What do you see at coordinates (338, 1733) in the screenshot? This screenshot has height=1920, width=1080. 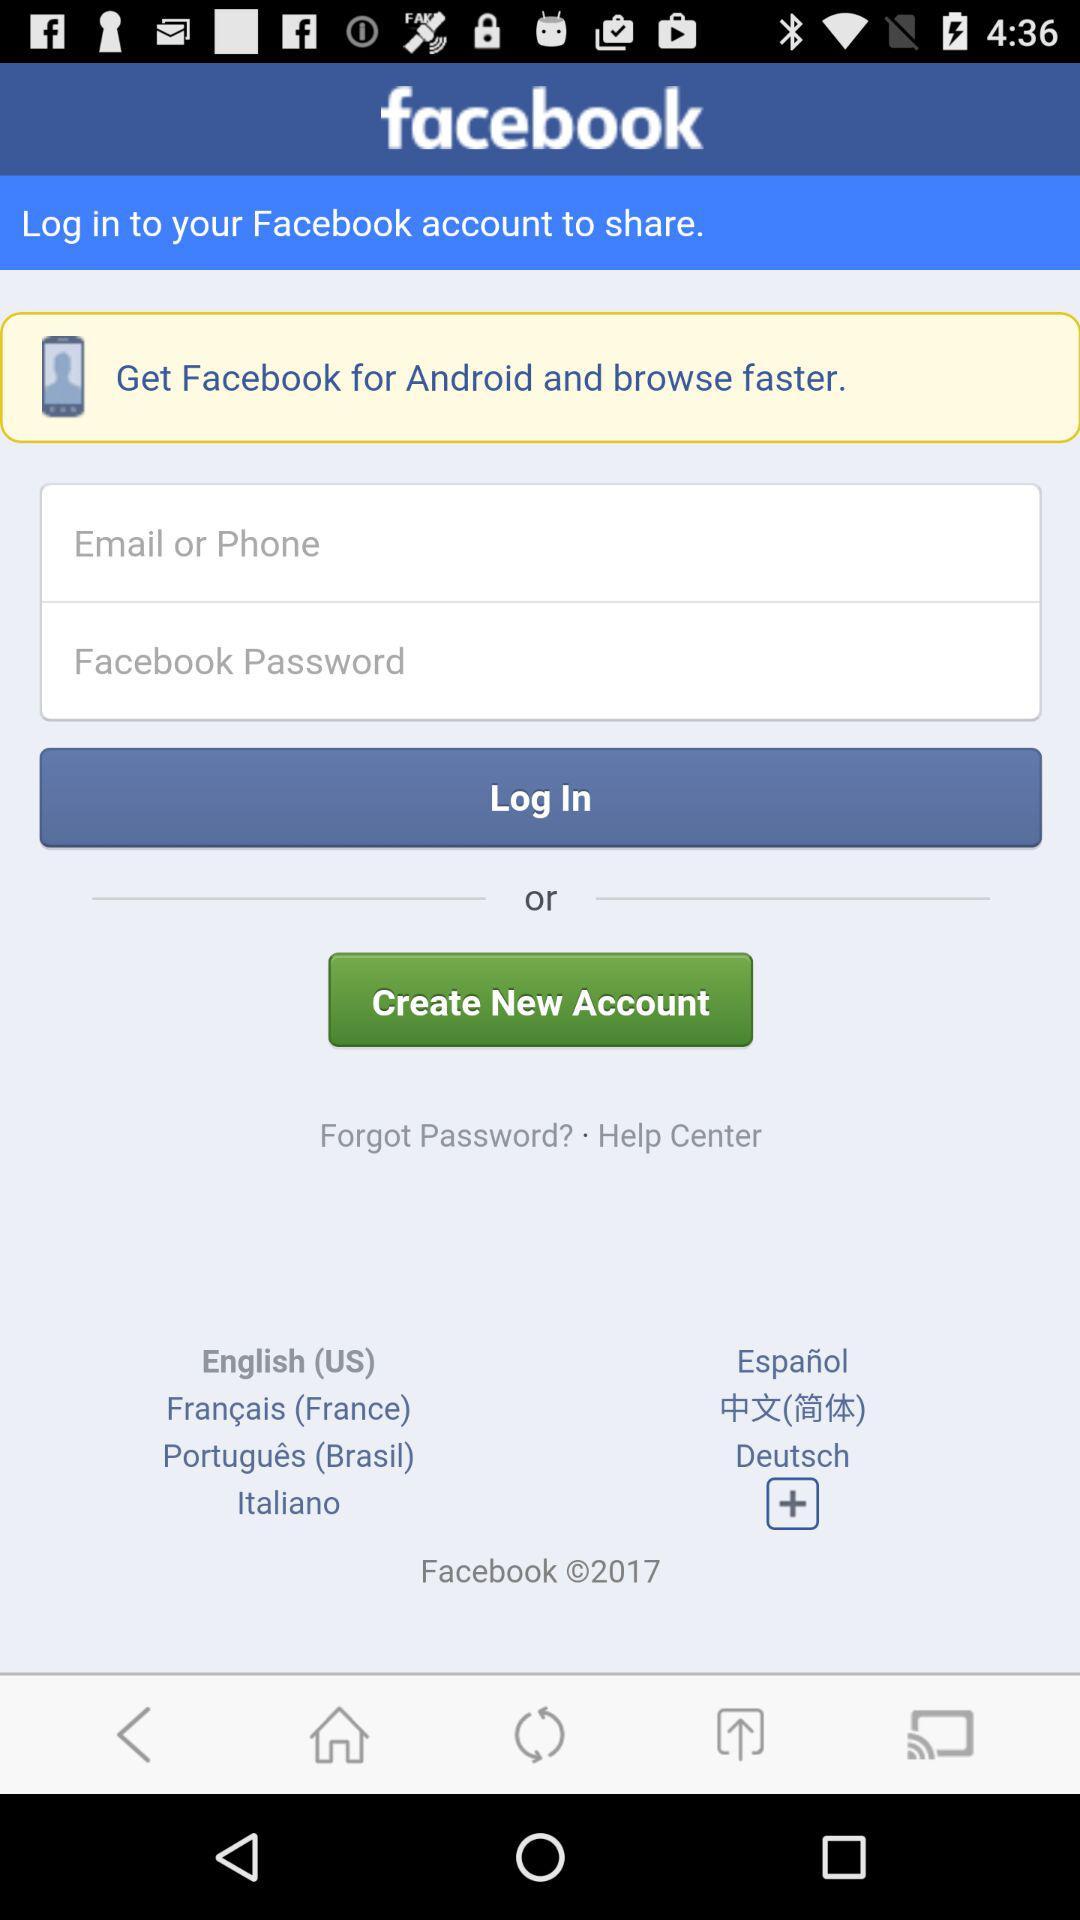 I see `home page button` at bounding box center [338, 1733].